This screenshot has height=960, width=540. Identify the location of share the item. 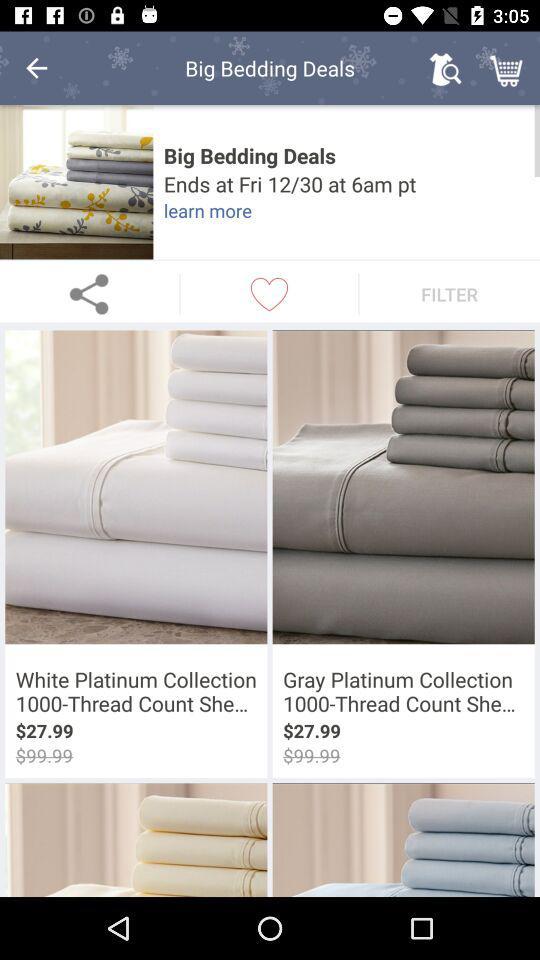
(88, 293).